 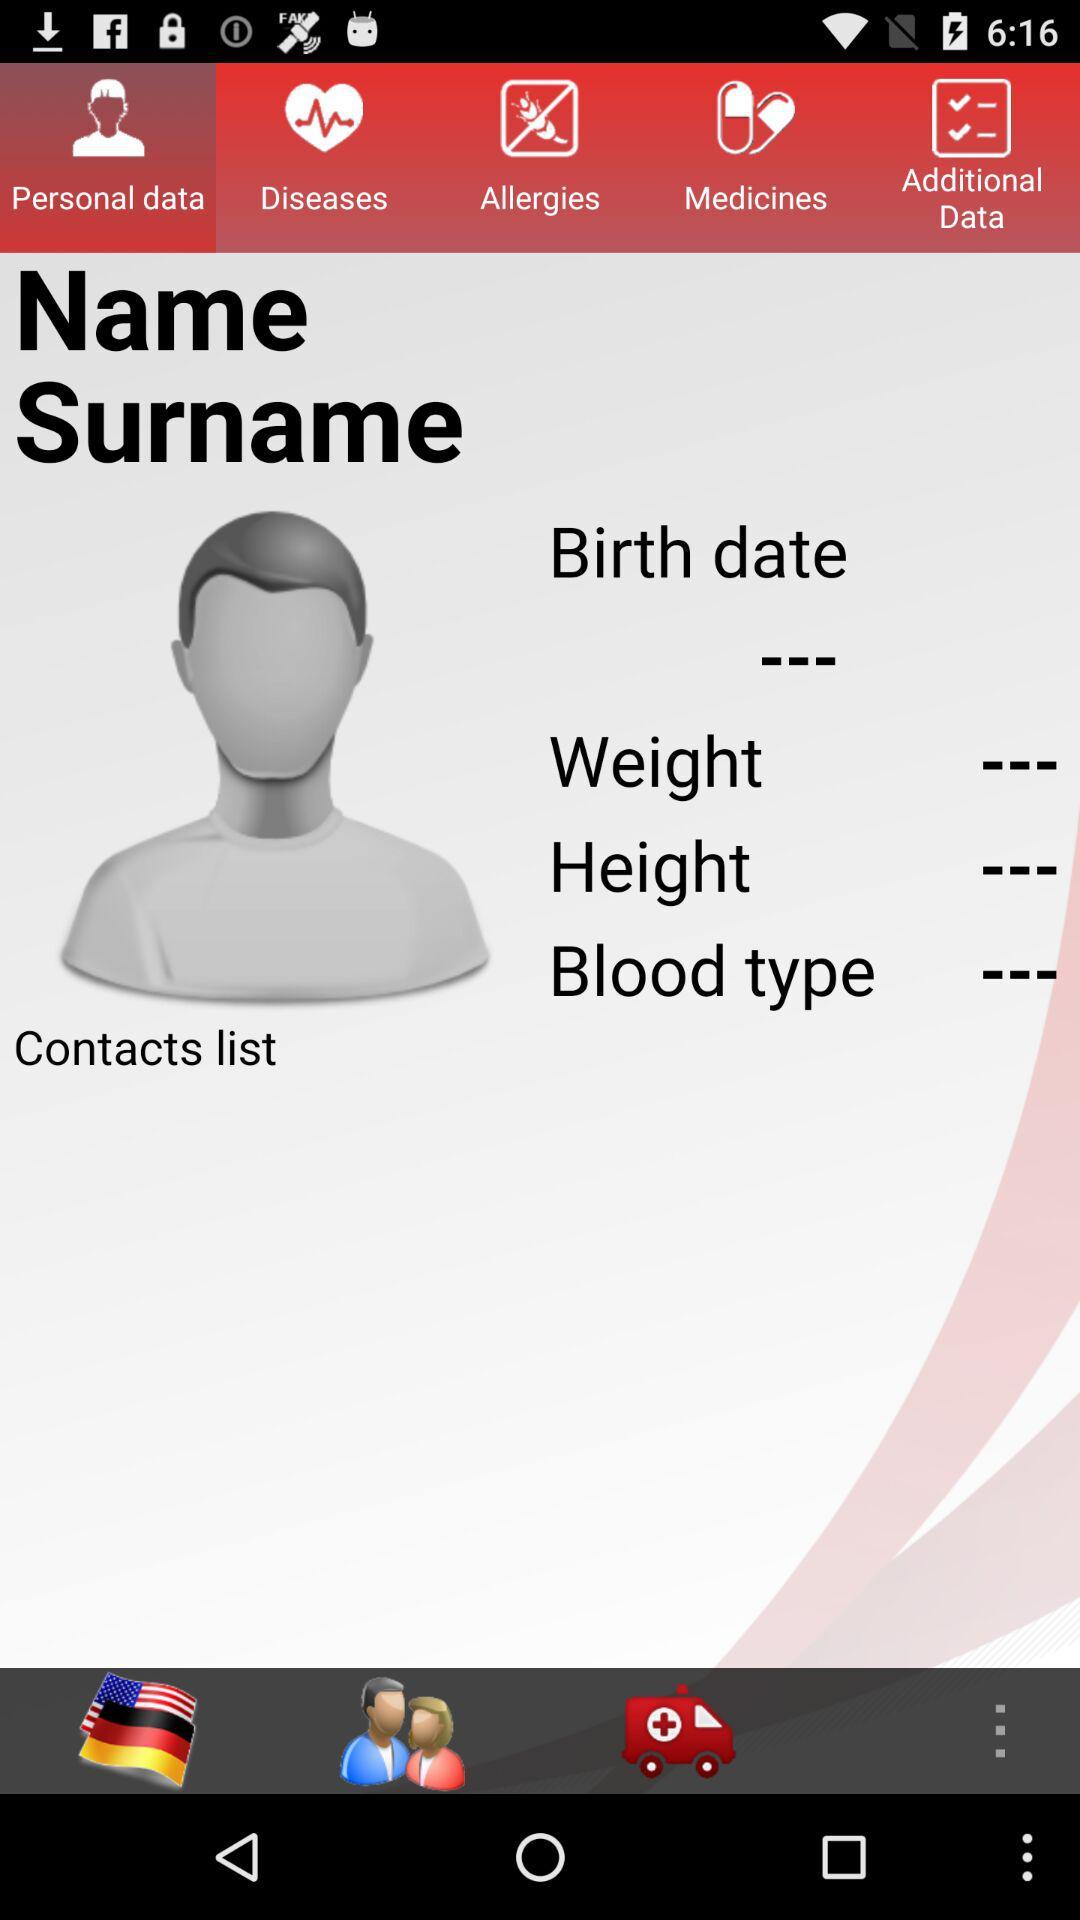 What do you see at coordinates (323, 156) in the screenshot?
I see `the icon to the right of personal data item` at bounding box center [323, 156].